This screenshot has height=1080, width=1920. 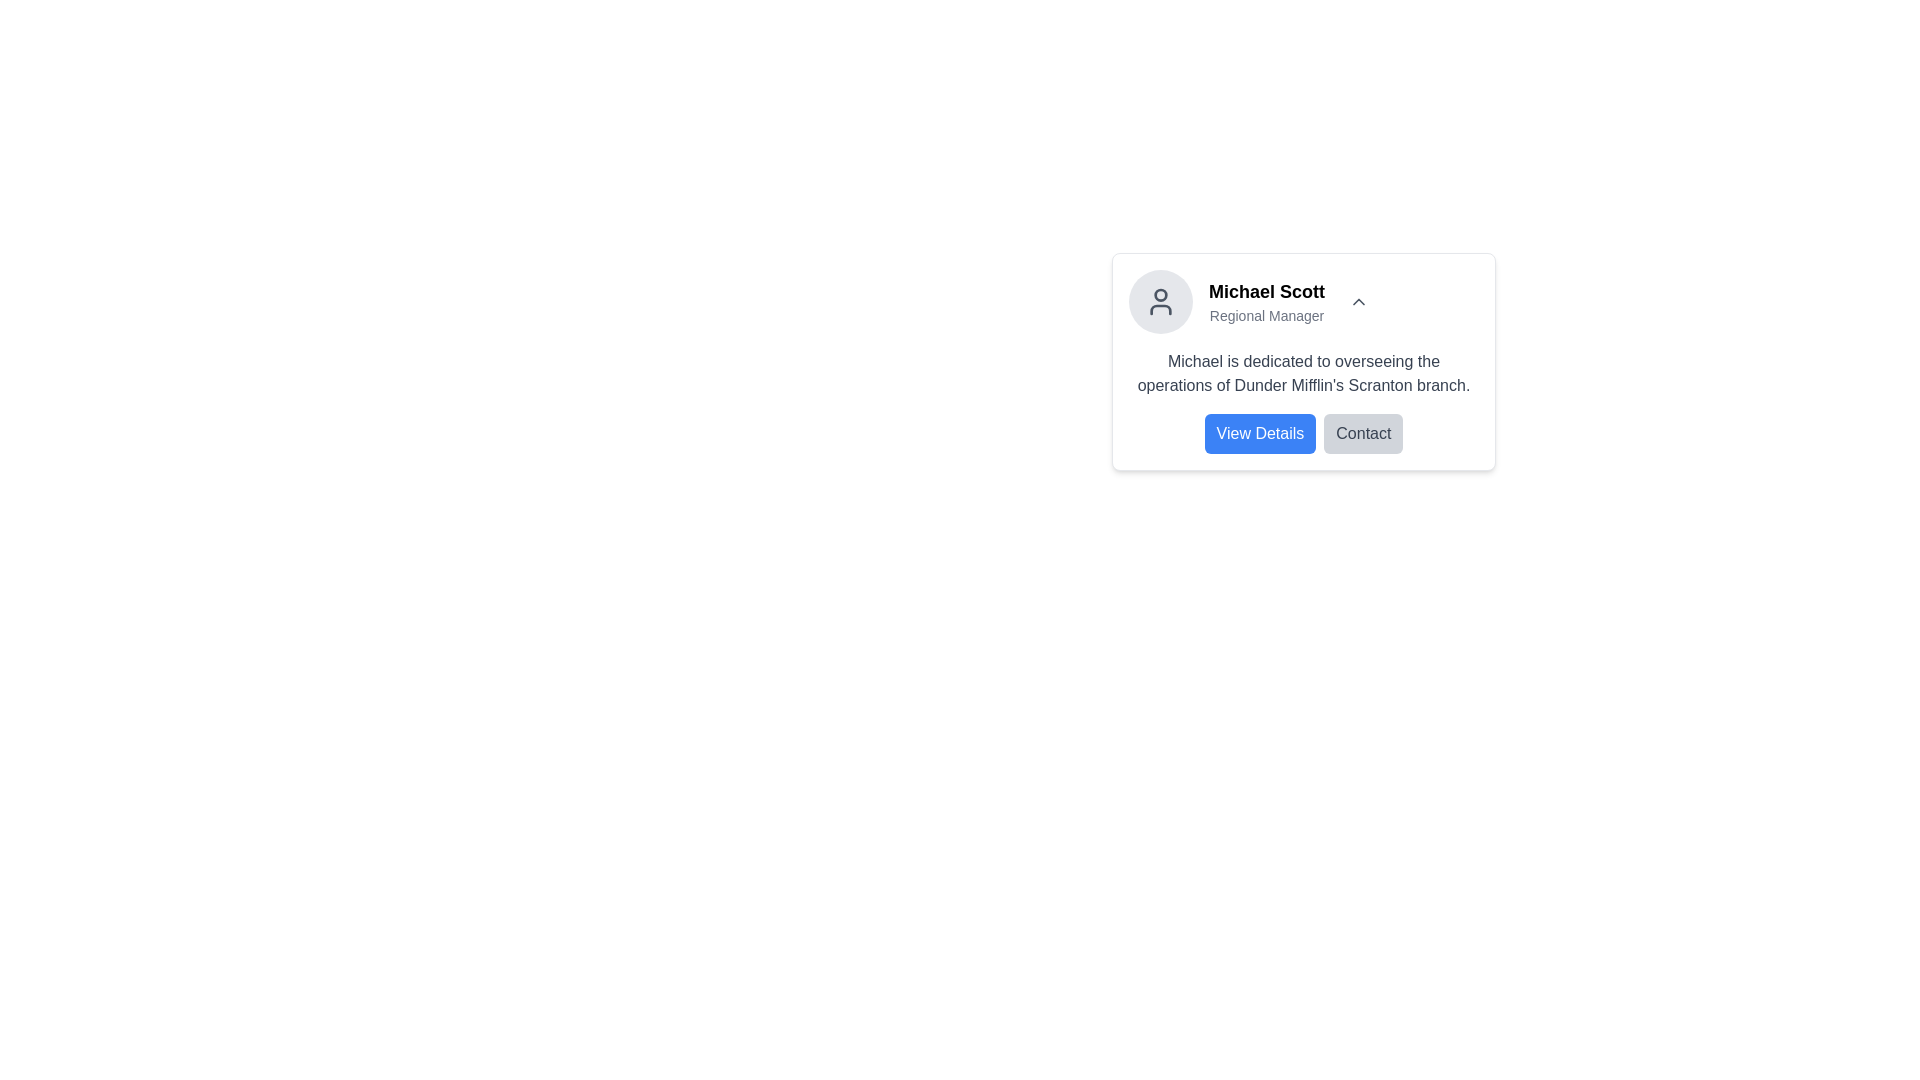 What do you see at coordinates (1266, 301) in the screenshot?
I see `the compound text display element showing 'Michael Scott' and 'Regional Manager' which is located at the upper section of a card interface, positioned towards the right of a user avatar icon` at bounding box center [1266, 301].